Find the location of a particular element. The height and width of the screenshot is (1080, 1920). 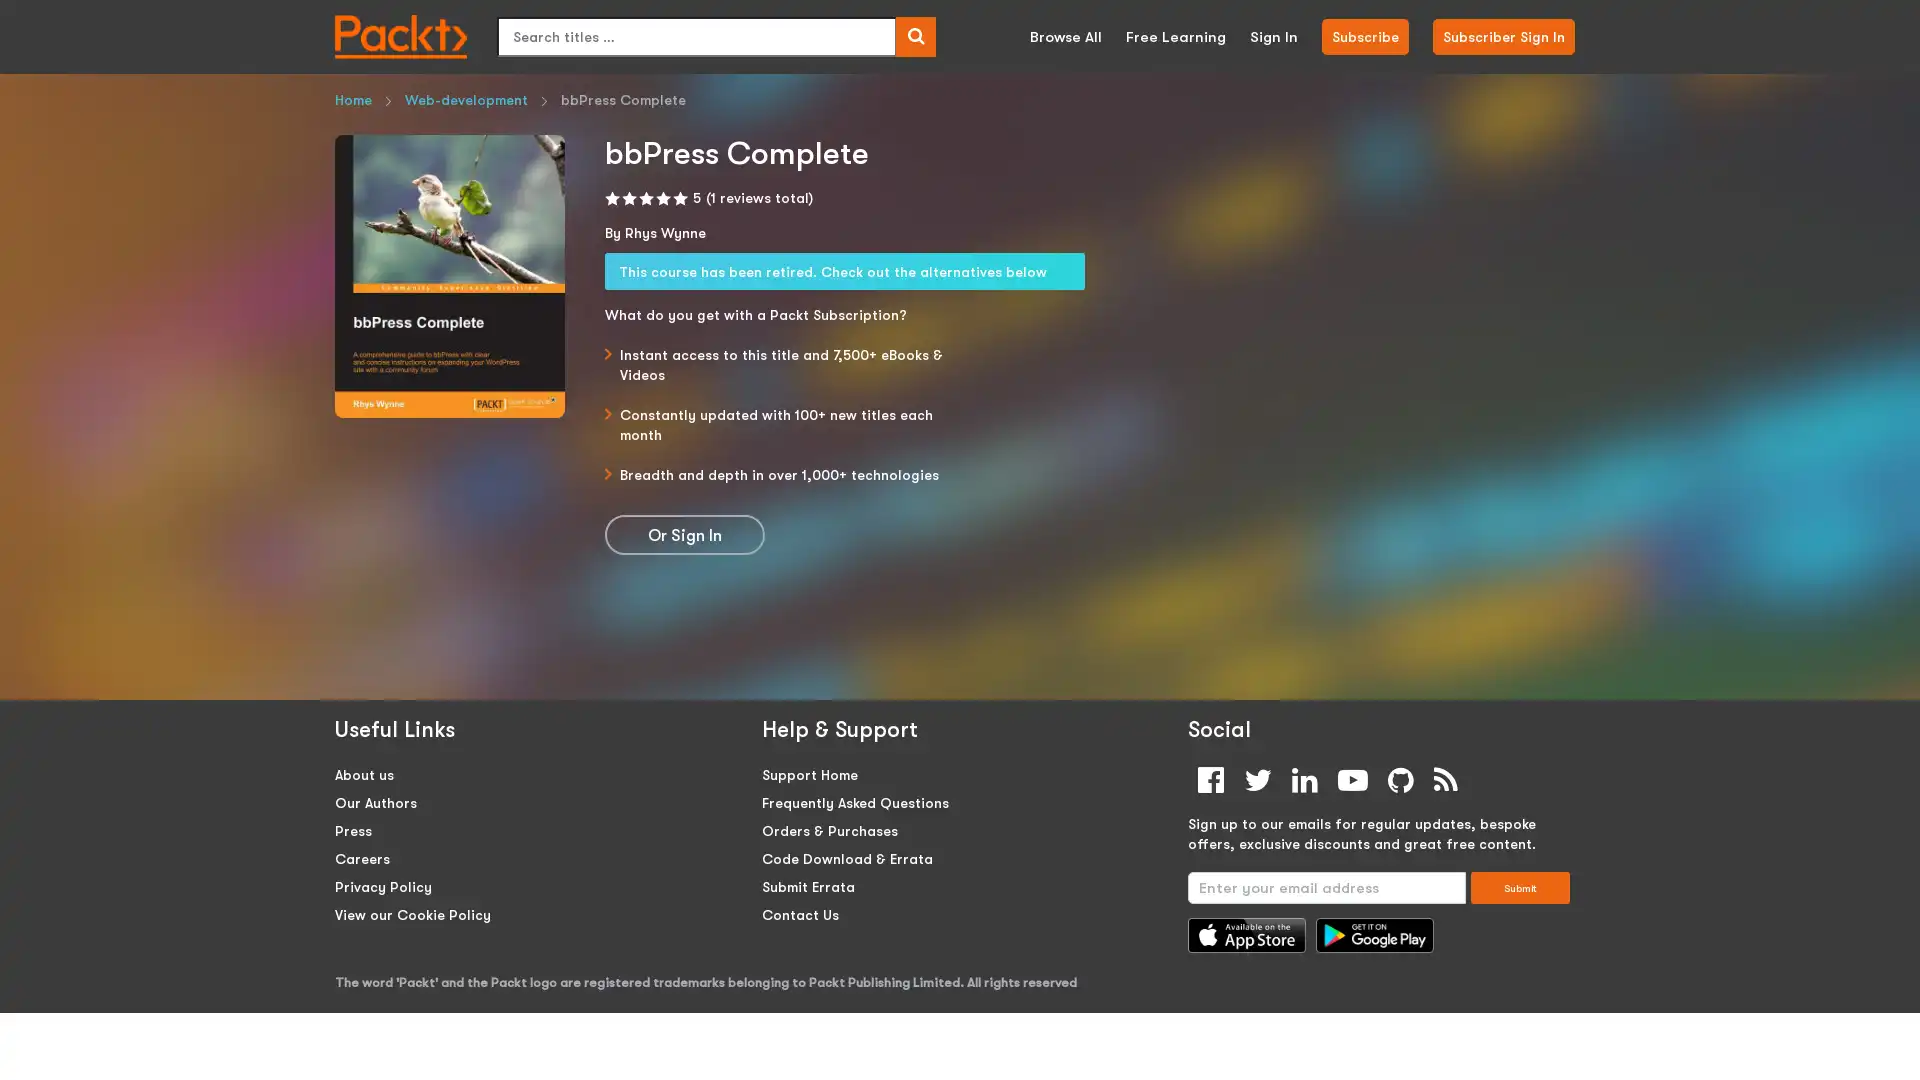

Submit is located at coordinates (1520, 886).